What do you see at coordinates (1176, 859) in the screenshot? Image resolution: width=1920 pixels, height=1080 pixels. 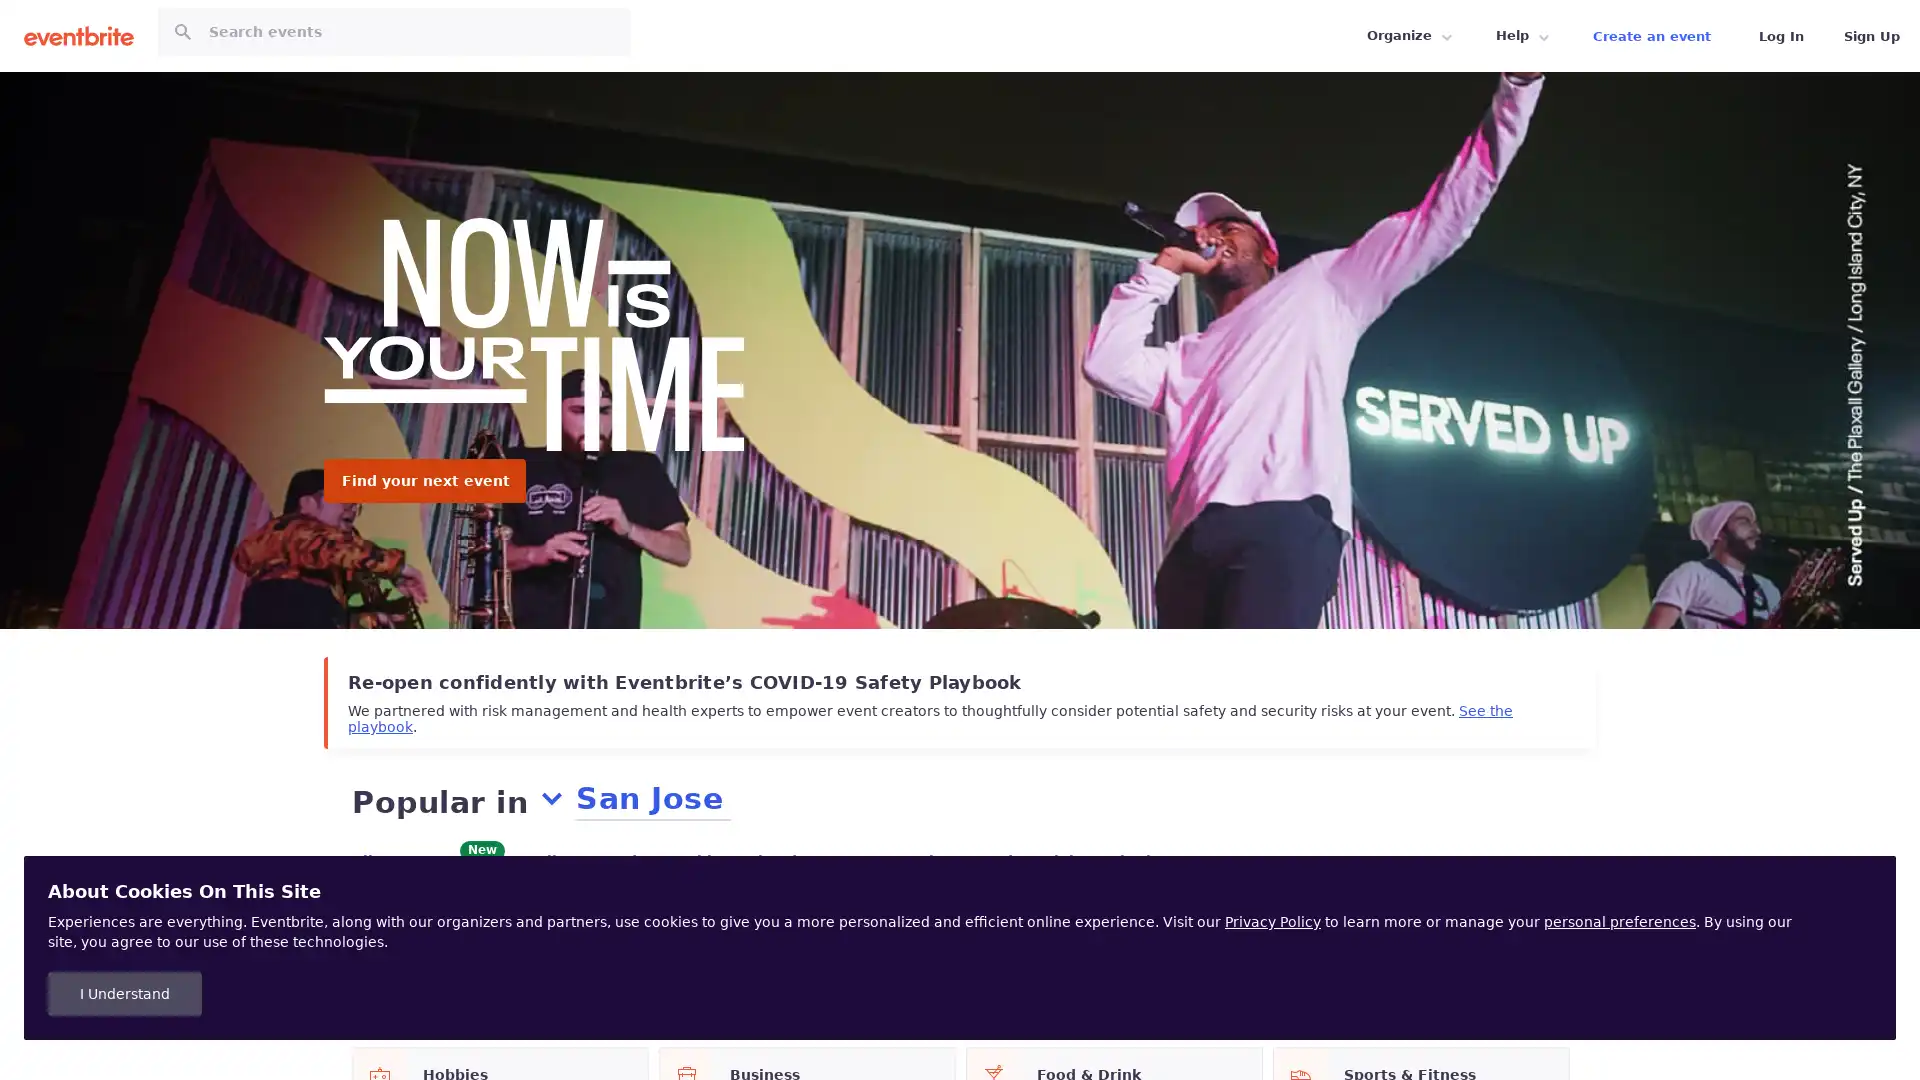 I see `Charity & Causes` at bounding box center [1176, 859].